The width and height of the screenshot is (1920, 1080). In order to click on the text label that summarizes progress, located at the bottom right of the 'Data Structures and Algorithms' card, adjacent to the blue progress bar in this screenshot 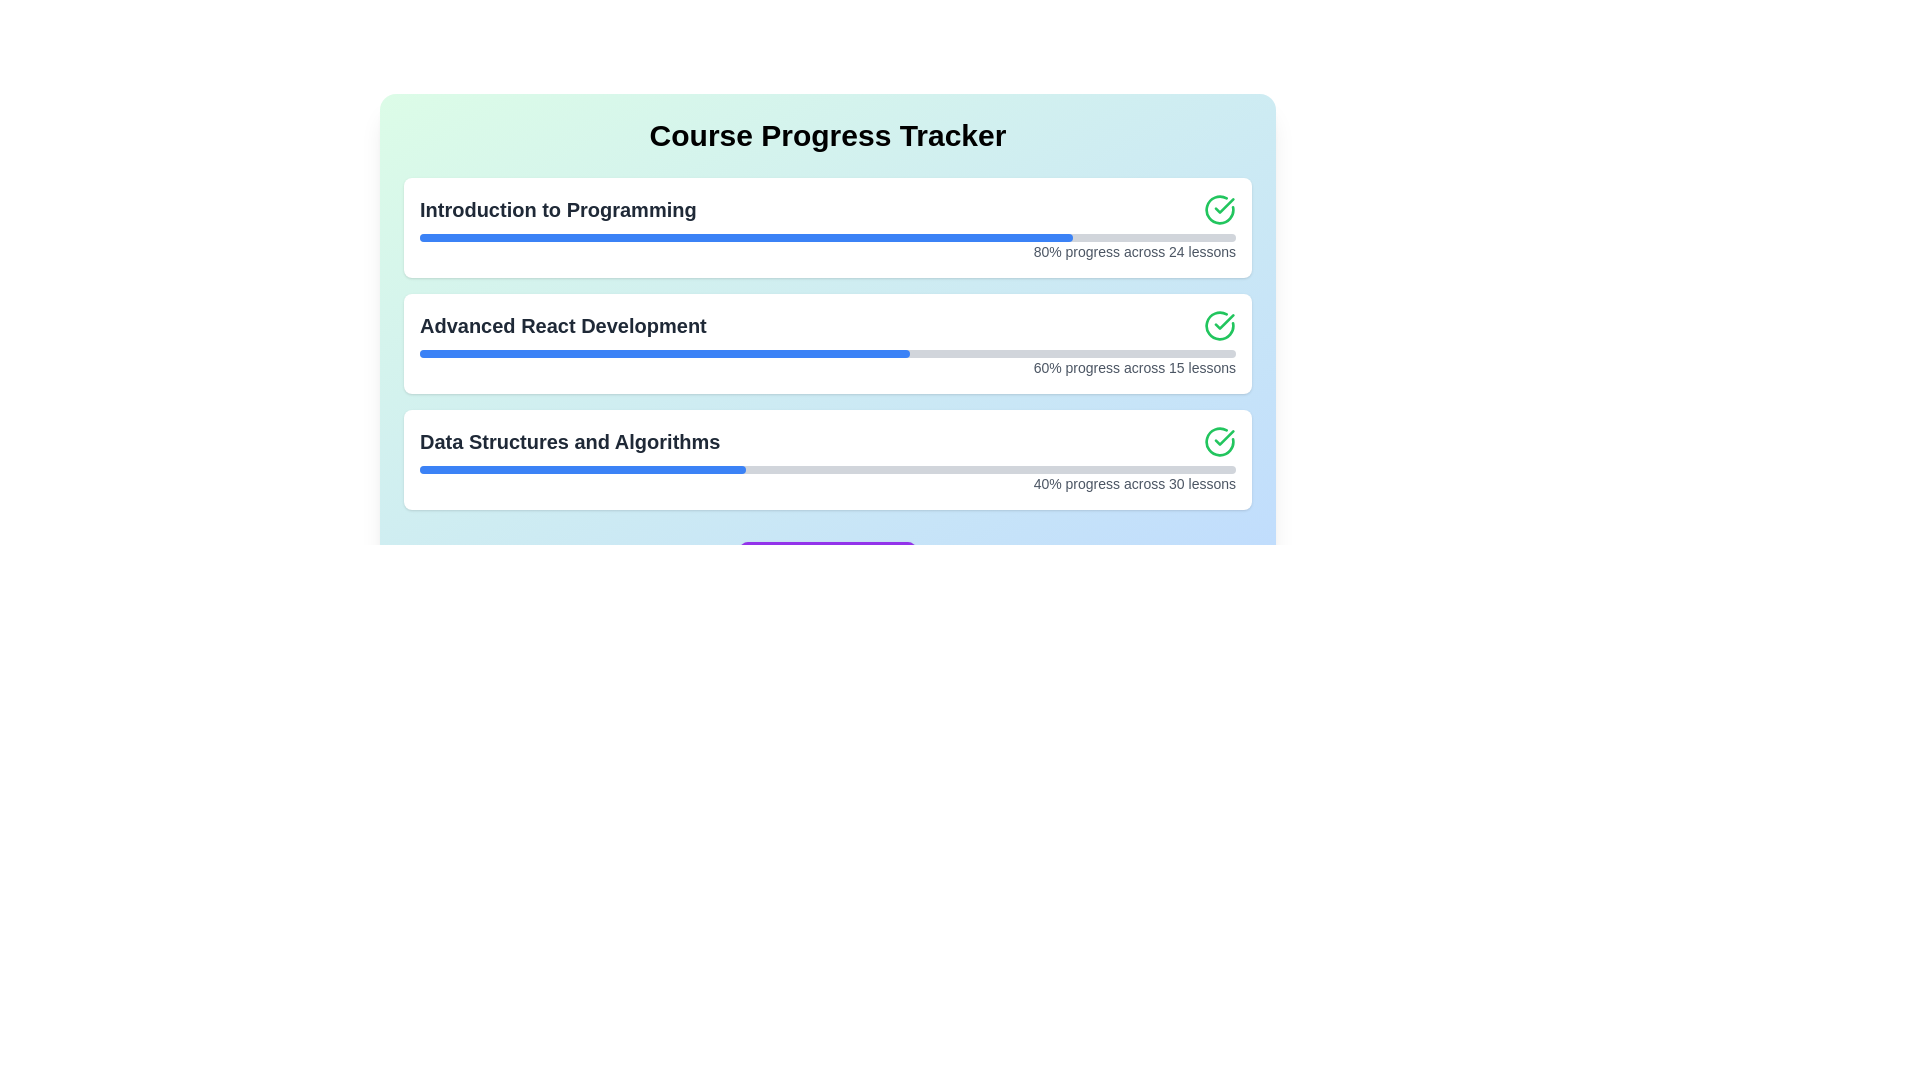, I will do `click(828, 483)`.